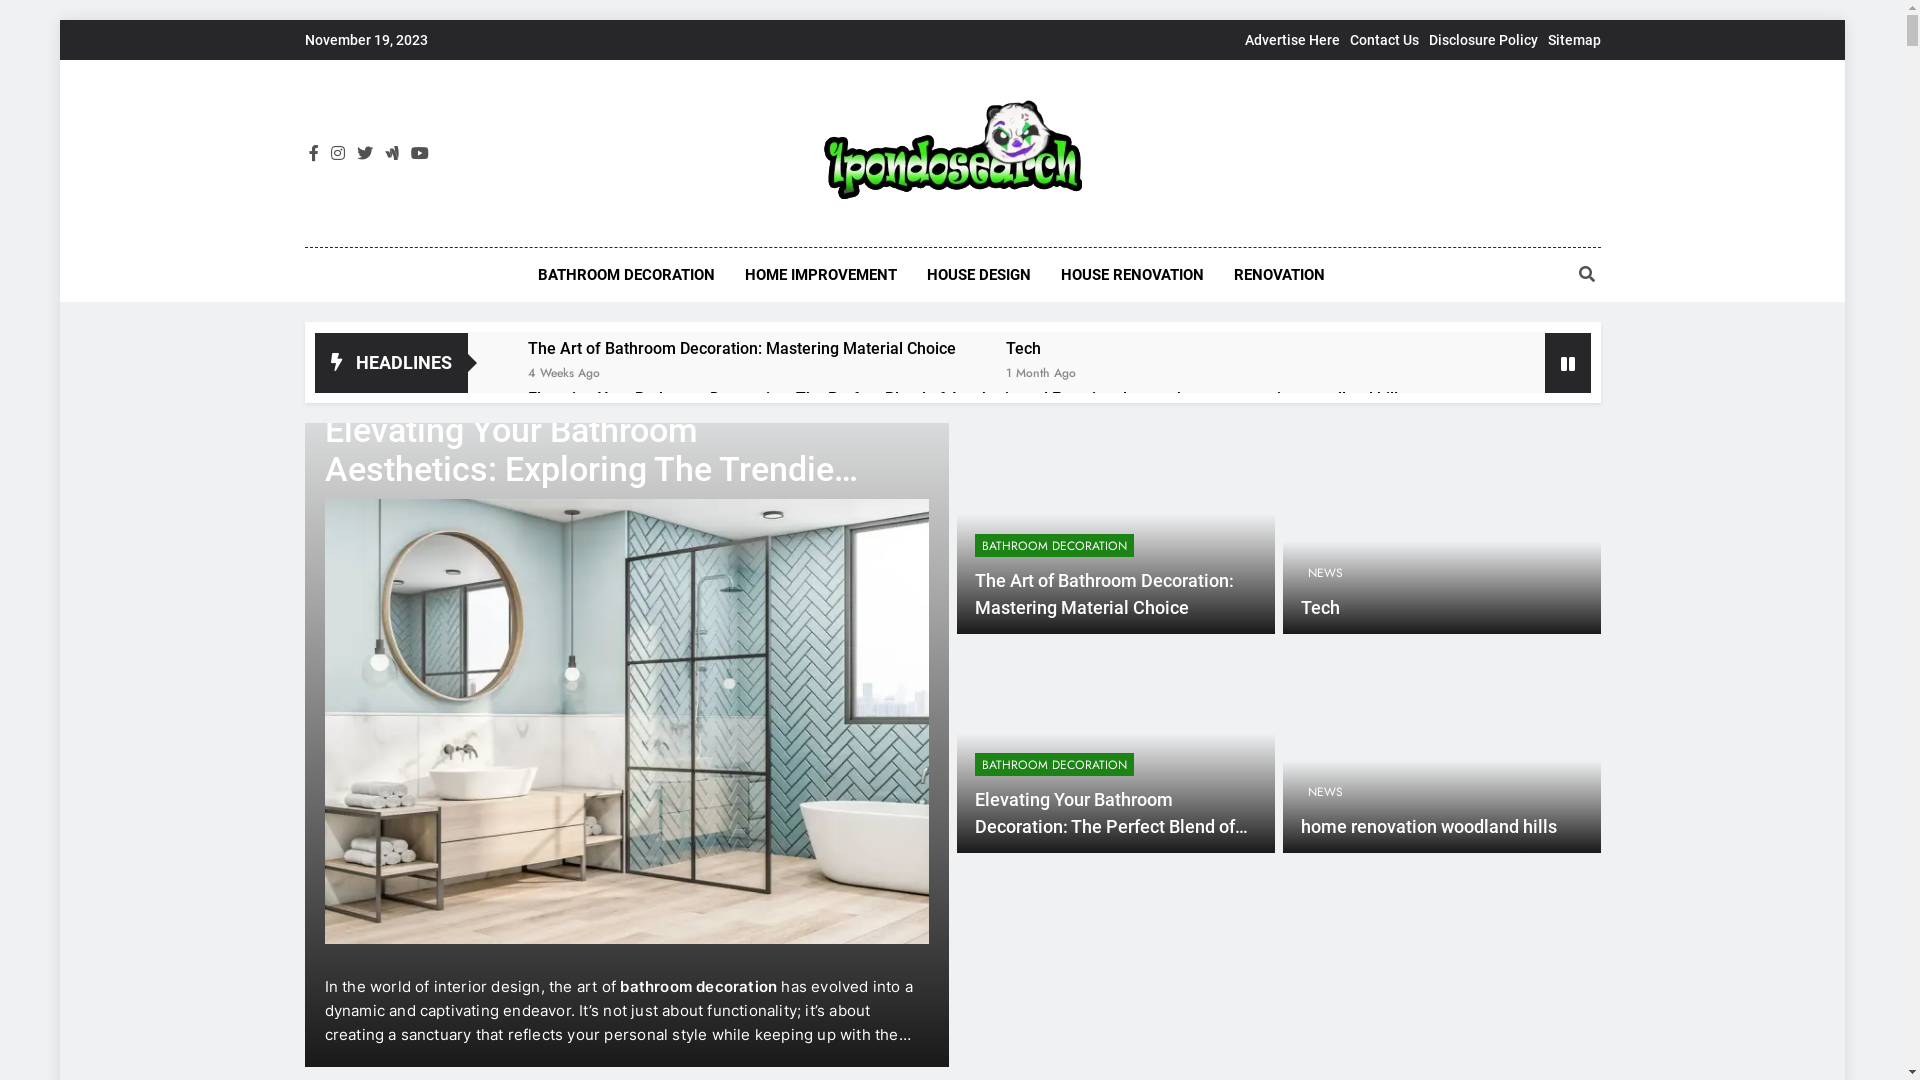  I want to click on 'RENOVATION', so click(1278, 274).